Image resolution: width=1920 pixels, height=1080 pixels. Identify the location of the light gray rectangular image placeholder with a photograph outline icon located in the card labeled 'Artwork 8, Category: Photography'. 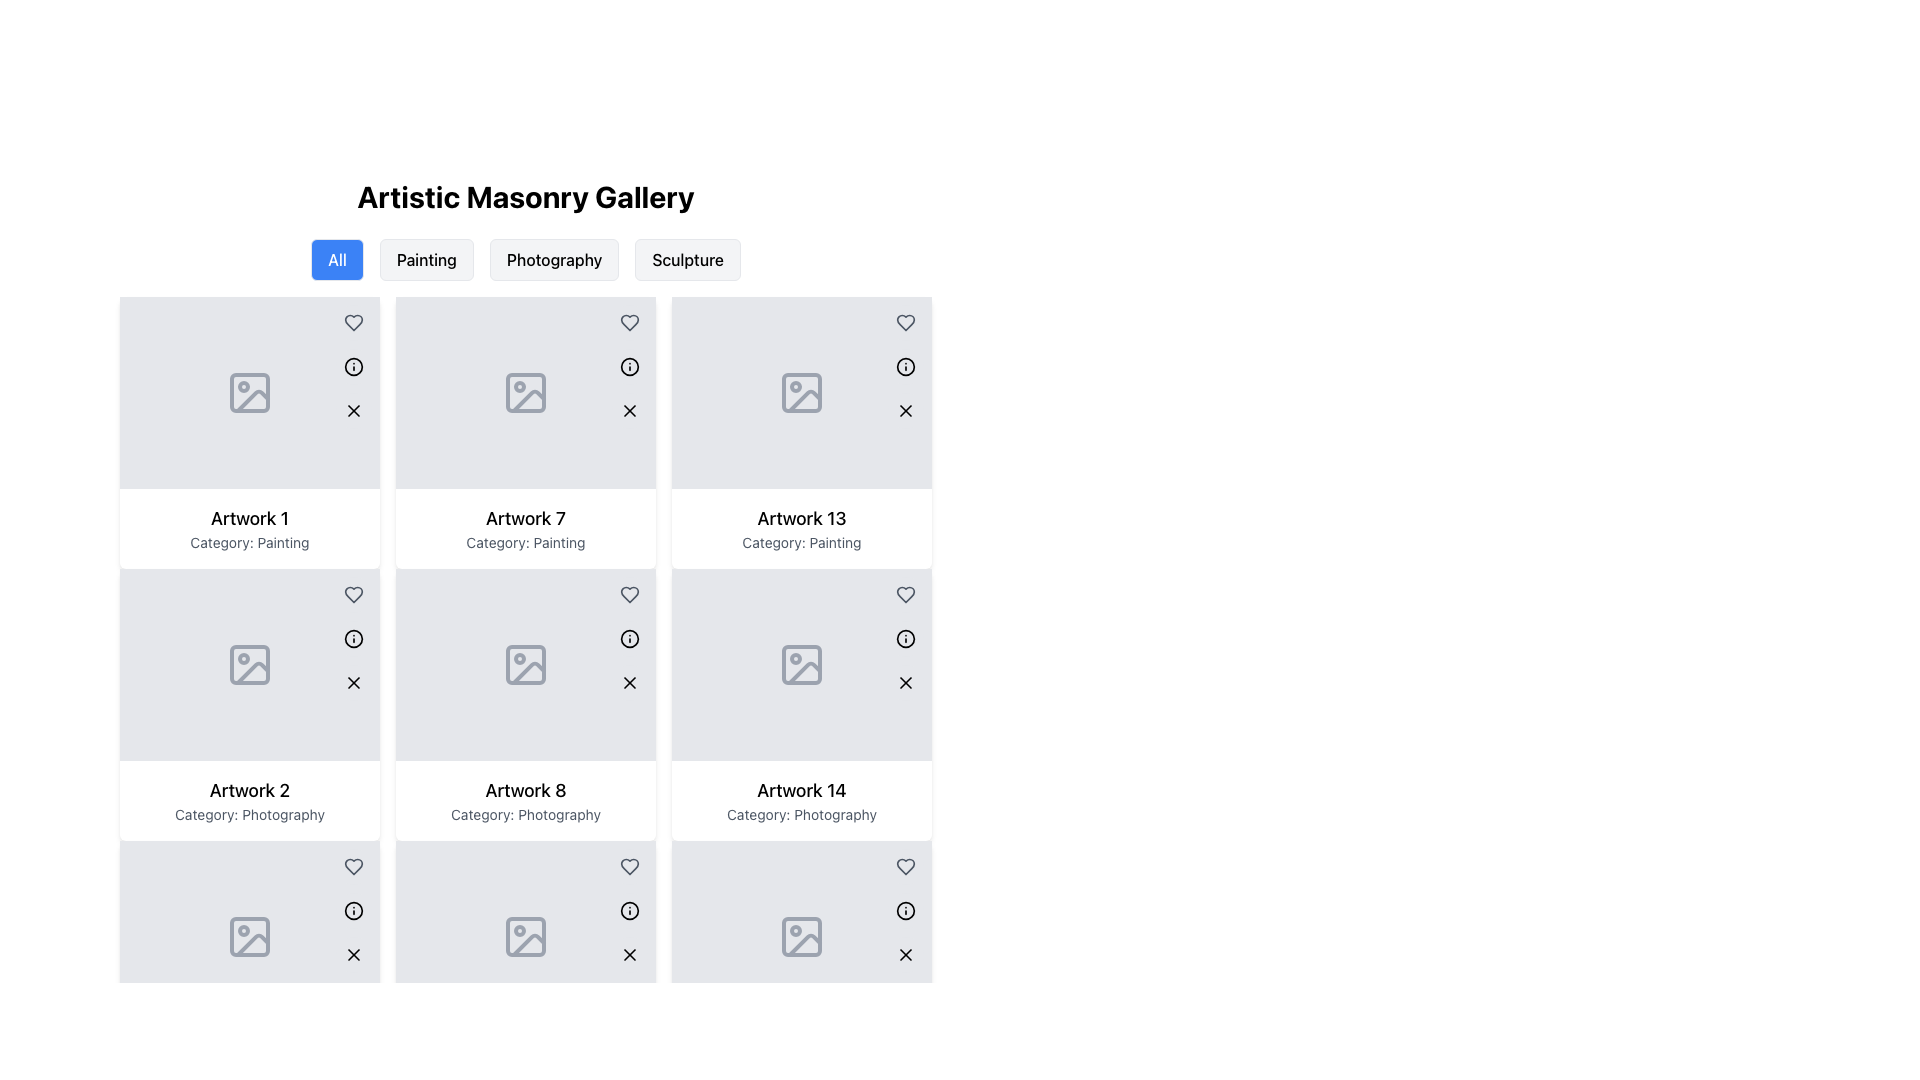
(526, 937).